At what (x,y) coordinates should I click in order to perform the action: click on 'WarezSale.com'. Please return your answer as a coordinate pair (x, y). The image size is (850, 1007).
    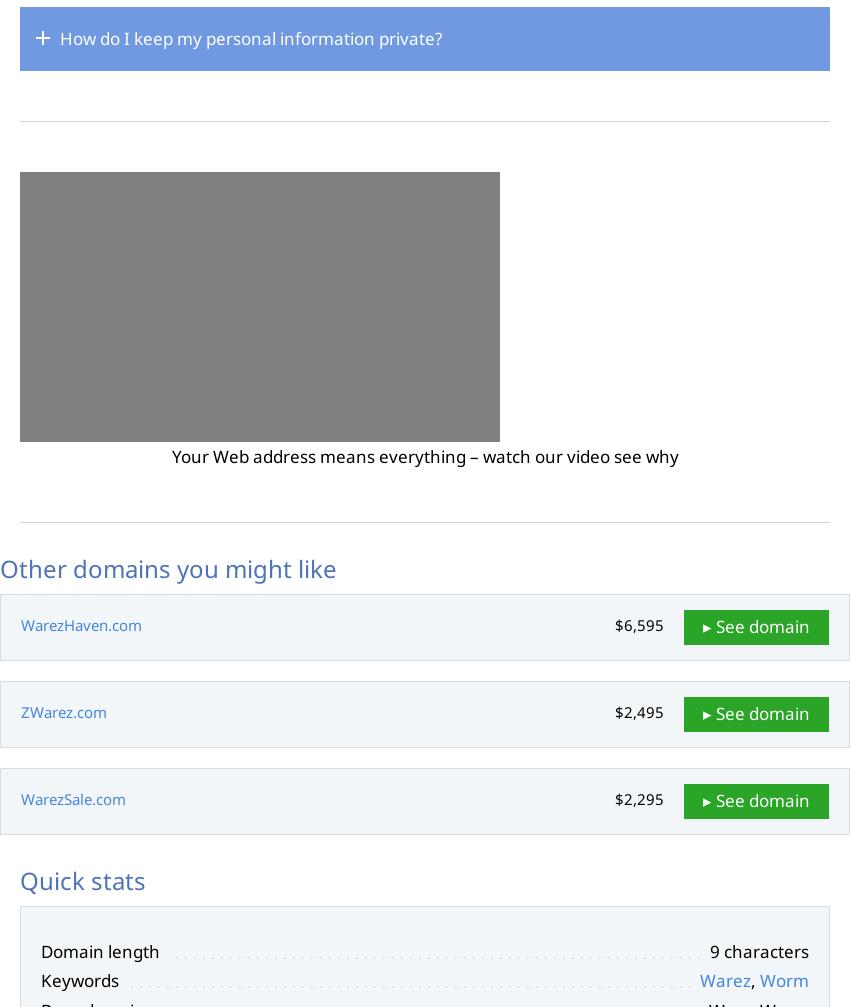
    Looking at the image, I should click on (73, 797).